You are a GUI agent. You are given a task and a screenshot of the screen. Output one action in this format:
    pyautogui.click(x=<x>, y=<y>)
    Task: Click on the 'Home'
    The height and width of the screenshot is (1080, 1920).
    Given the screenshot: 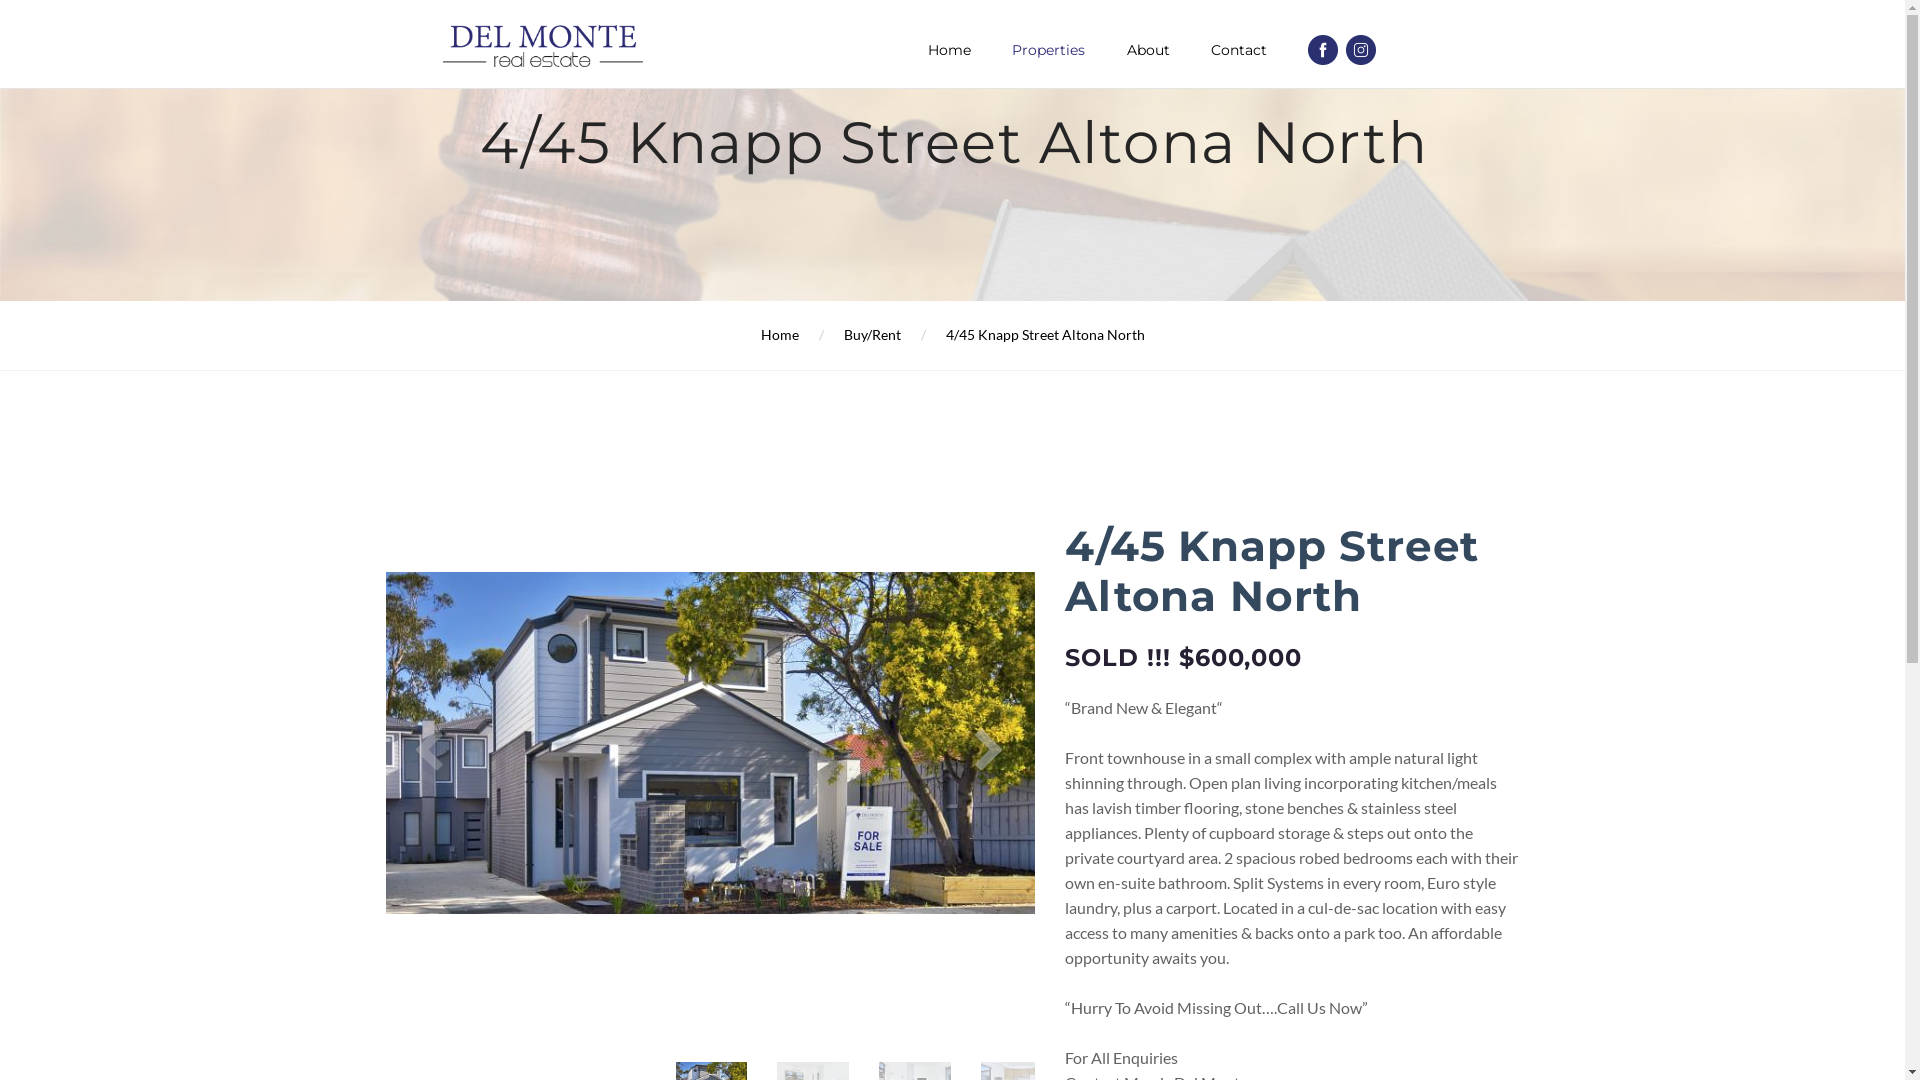 What is the action you would take?
    pyautogui.click(x=948, y=49)
    